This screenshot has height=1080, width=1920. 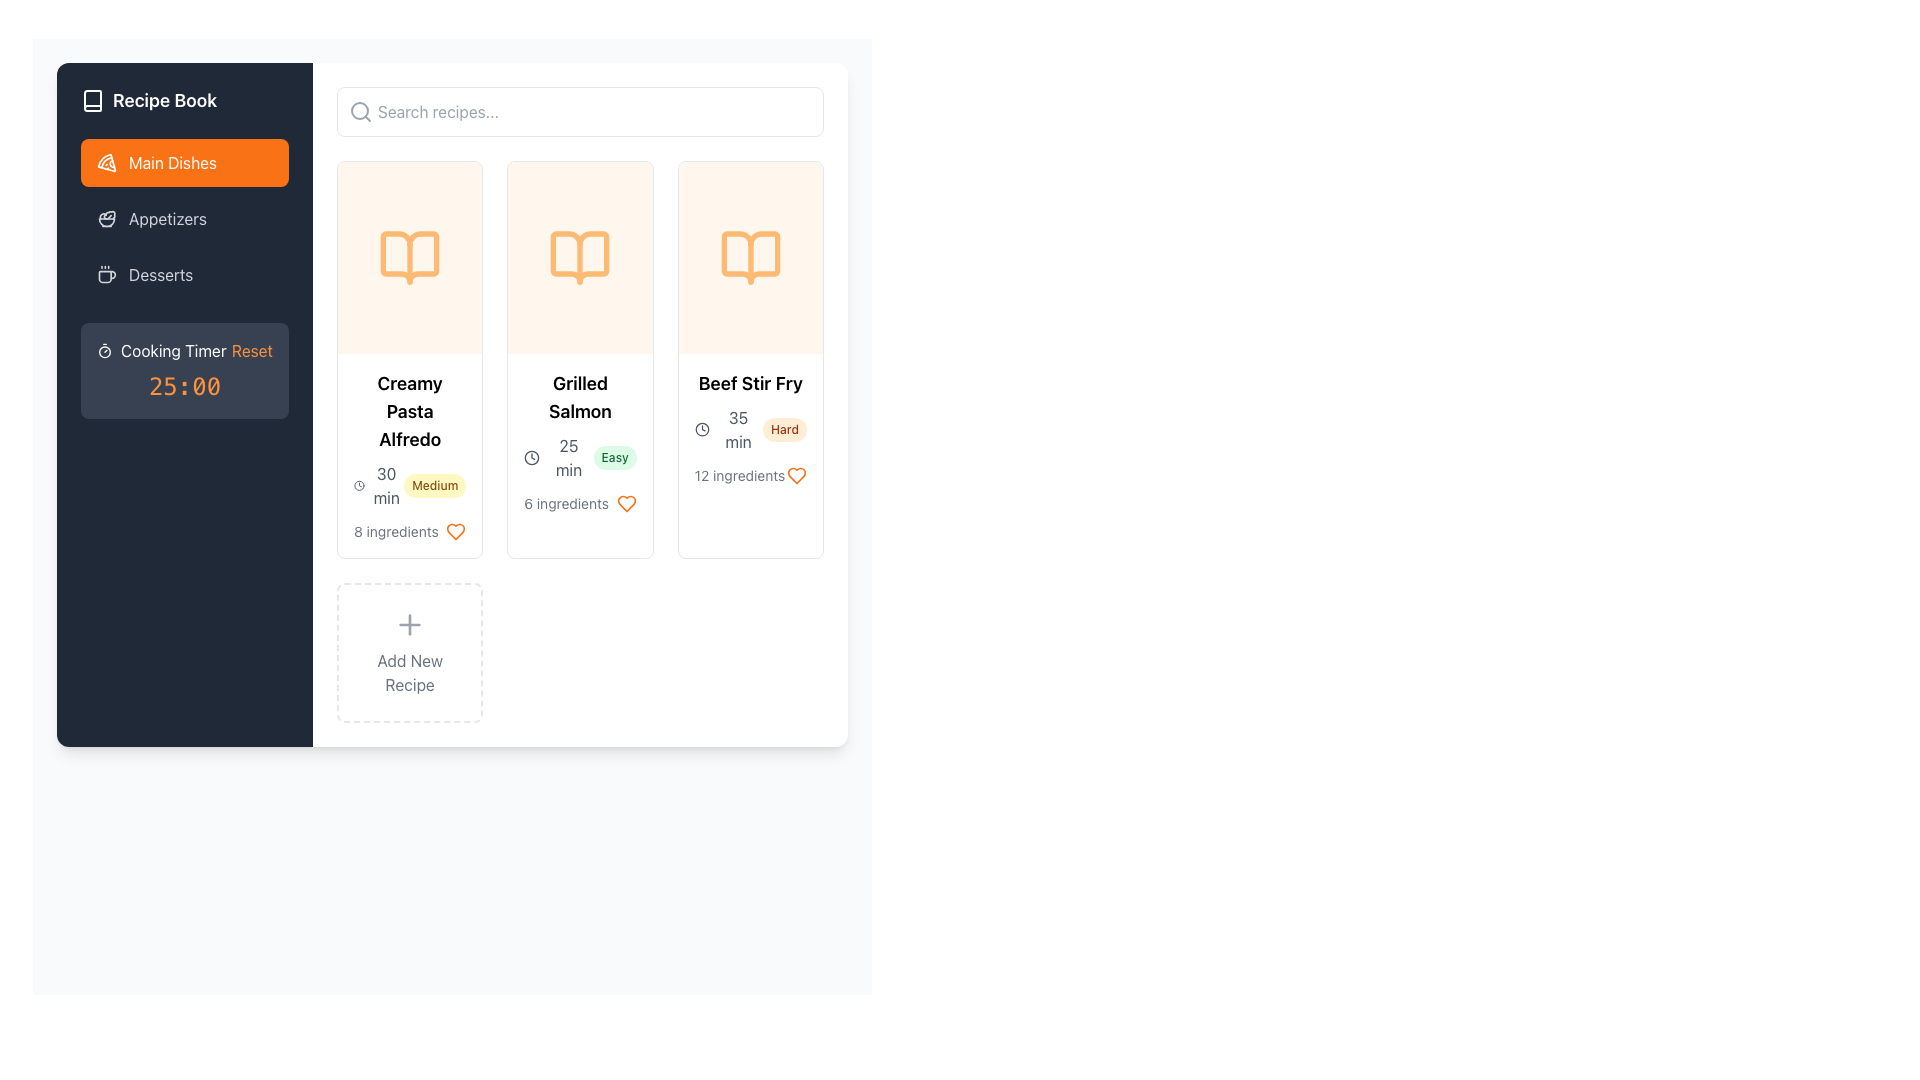 I want to click on the 'Main Dishes' text label, which is a bold white font against an orange background, so click(x=172, y=161).